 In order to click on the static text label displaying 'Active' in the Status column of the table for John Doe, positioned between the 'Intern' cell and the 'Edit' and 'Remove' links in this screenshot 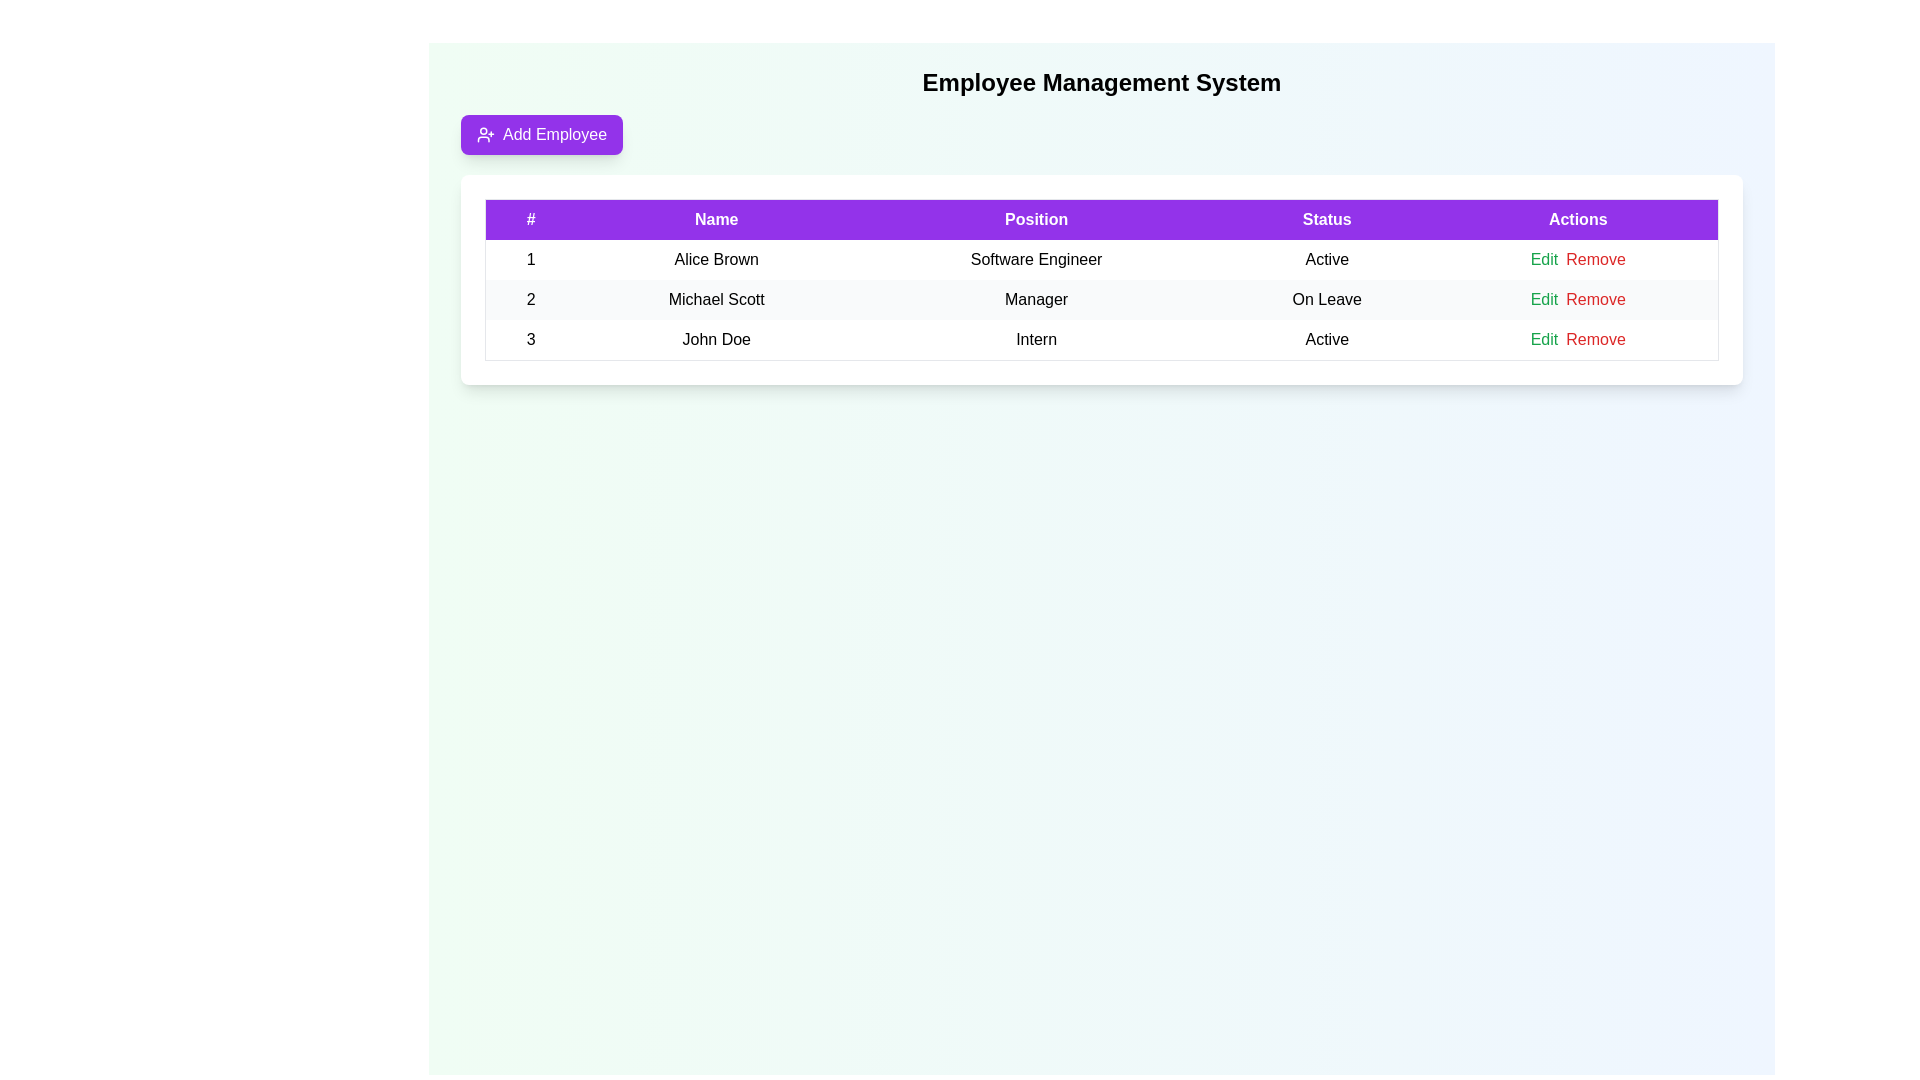, I will do `click(1327, 339)`.